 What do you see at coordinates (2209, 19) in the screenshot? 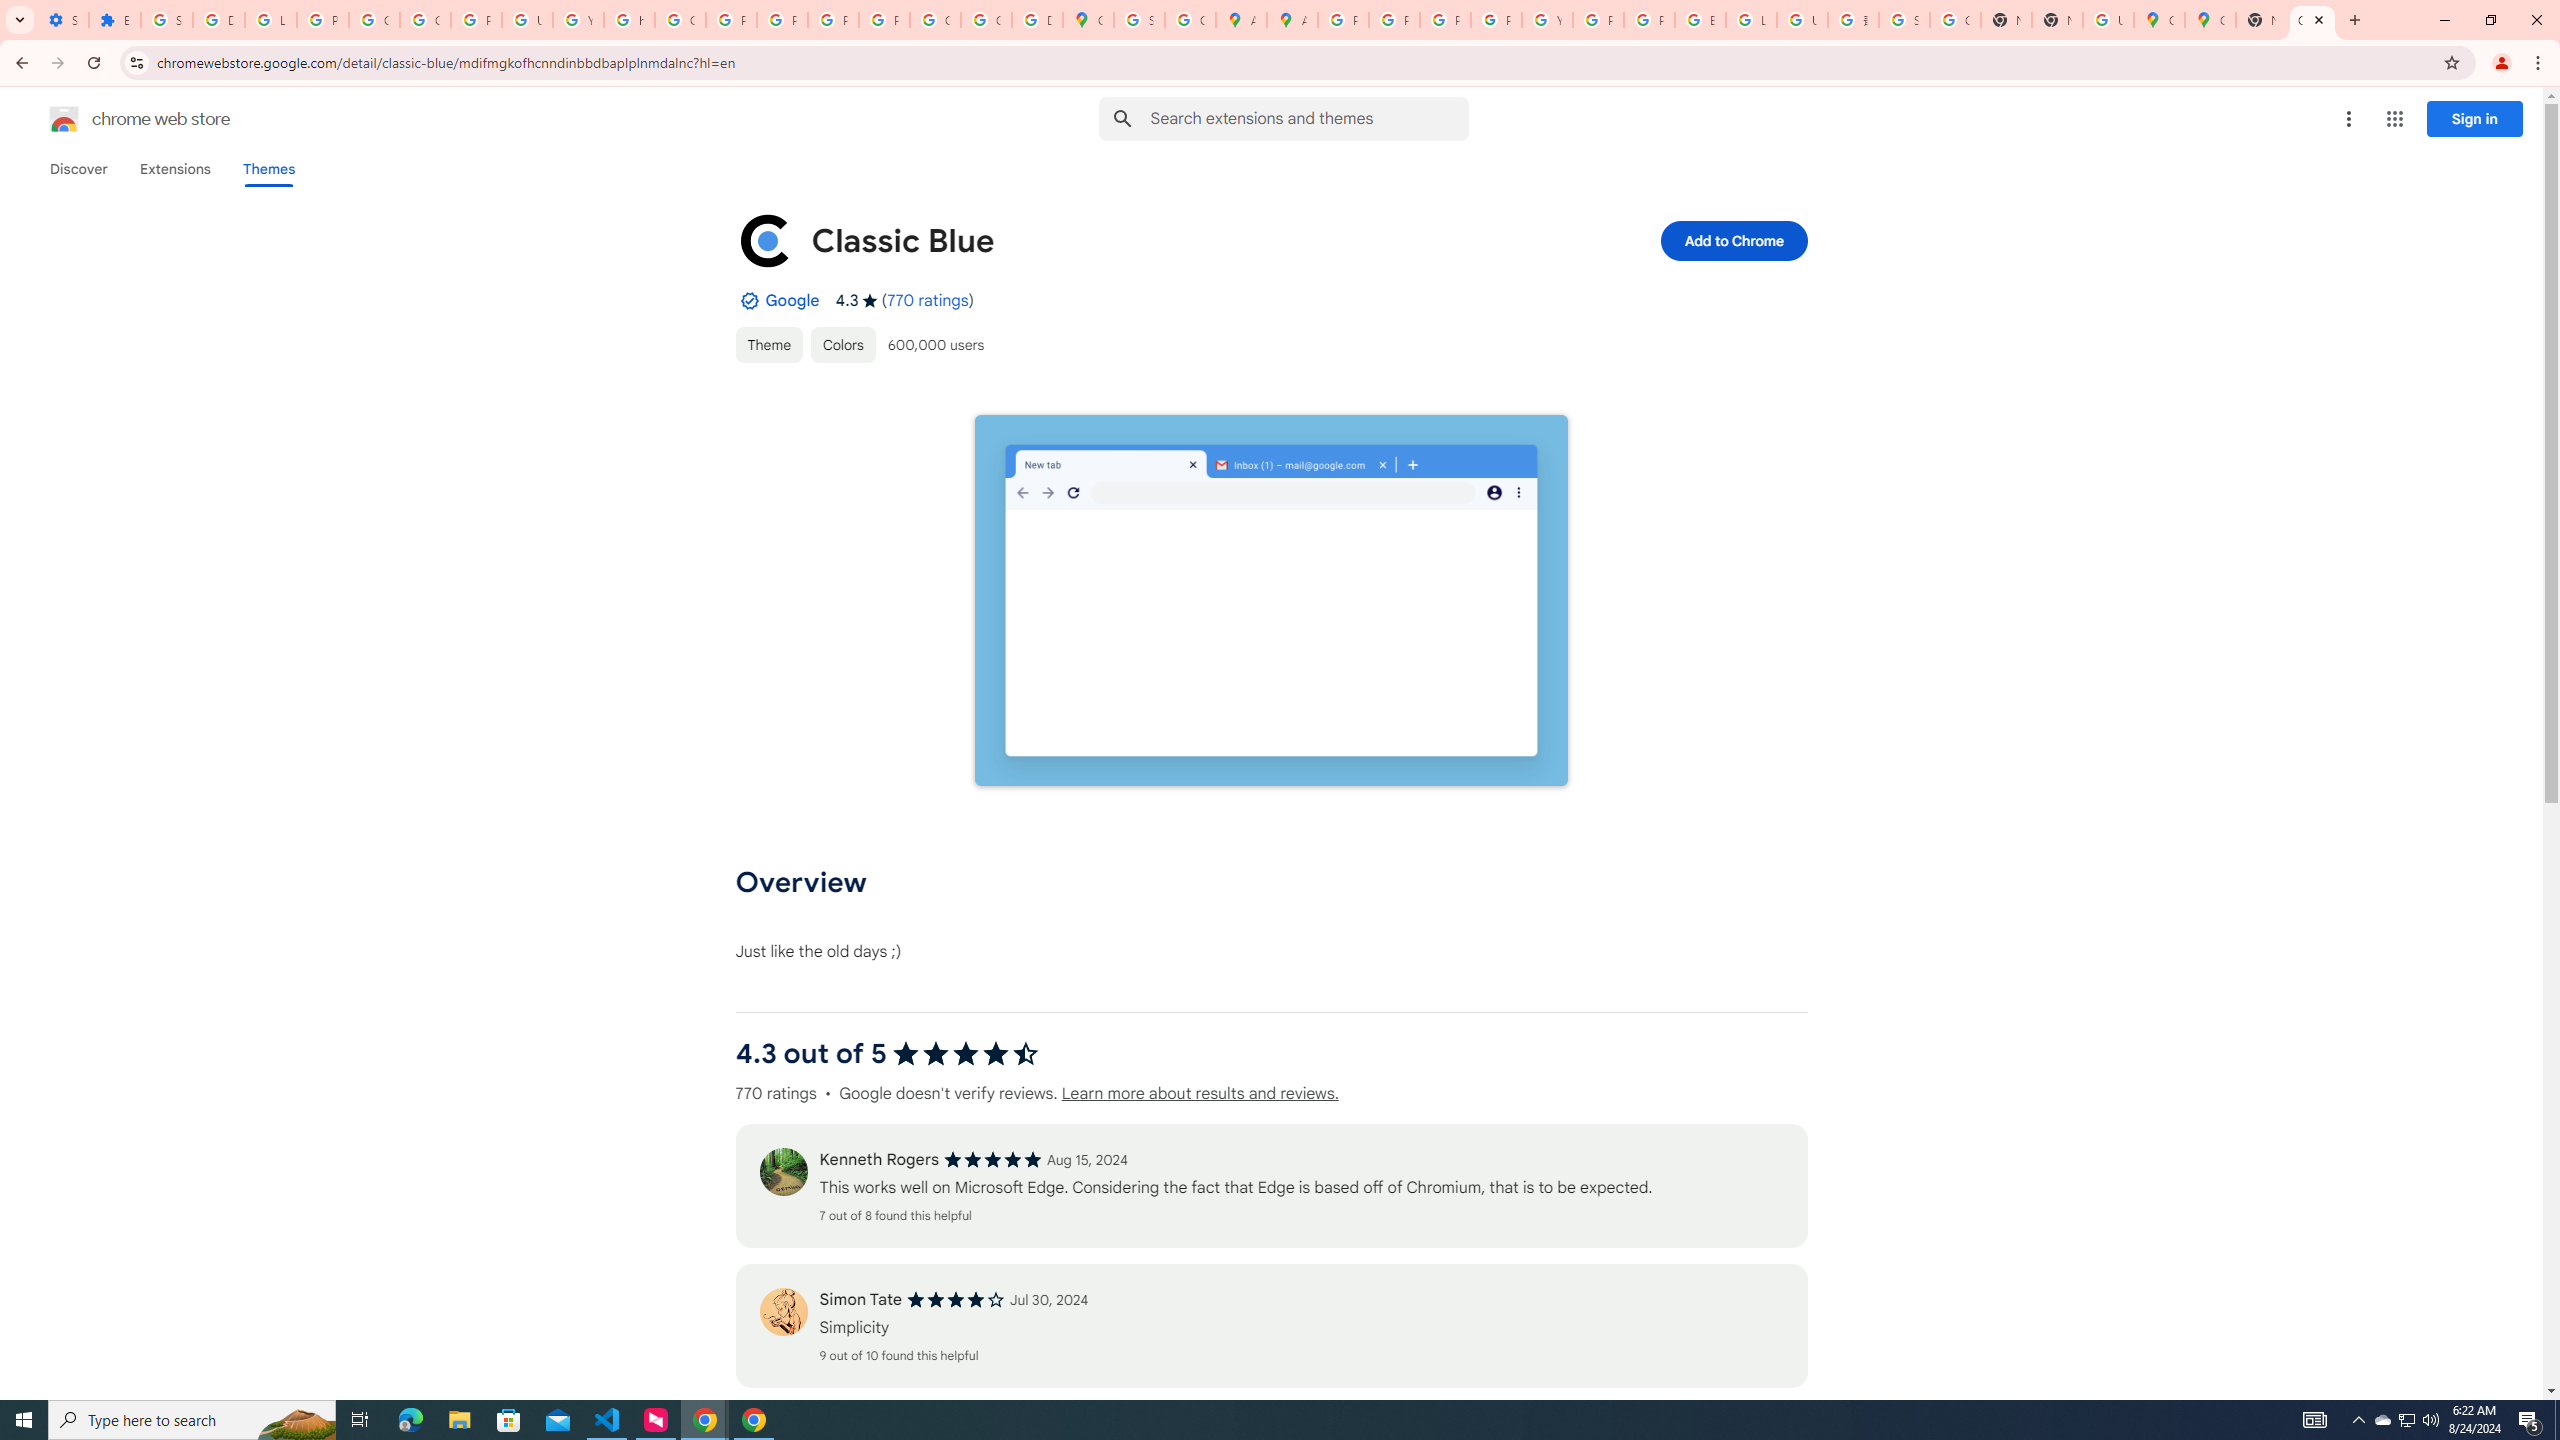
I see `'Google Maps'` at bounding box center [2209, 19].